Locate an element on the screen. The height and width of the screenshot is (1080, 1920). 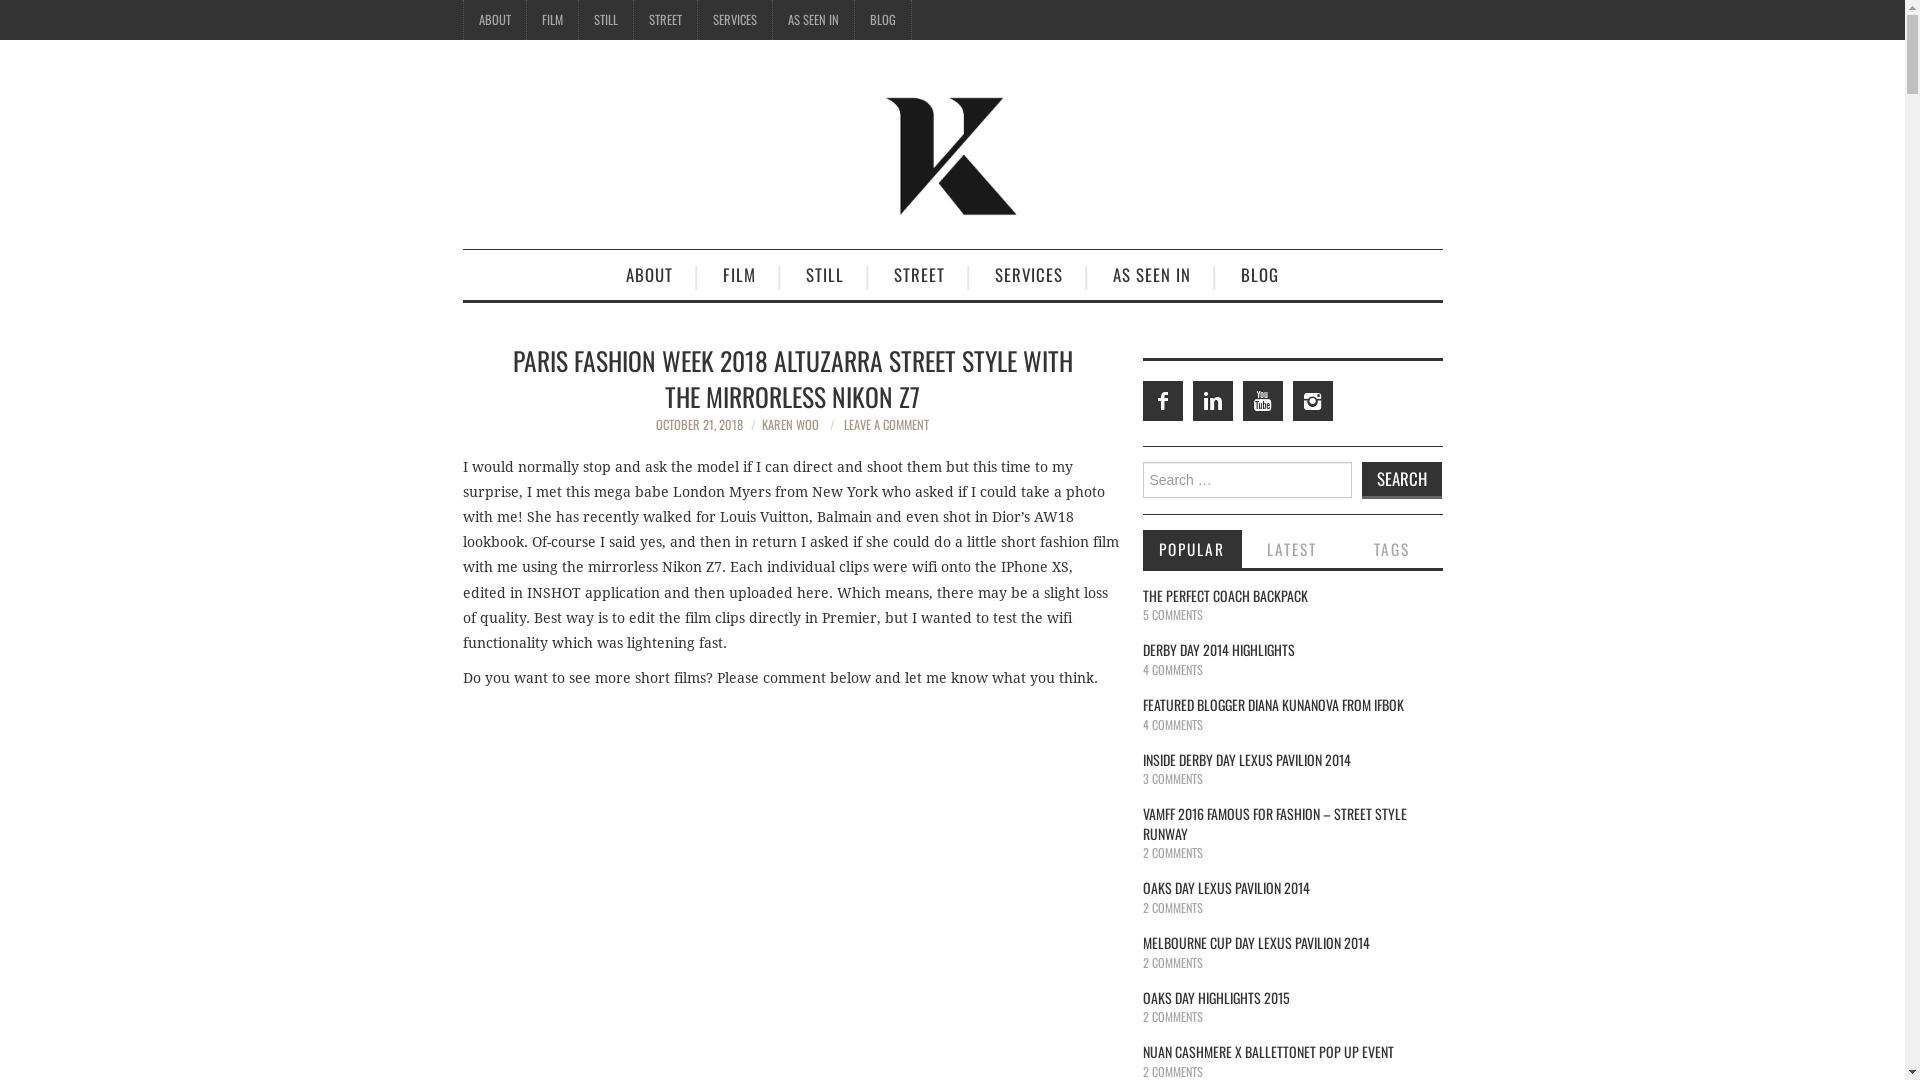
'LinkedIn' is located at coordinates (1211, 401).